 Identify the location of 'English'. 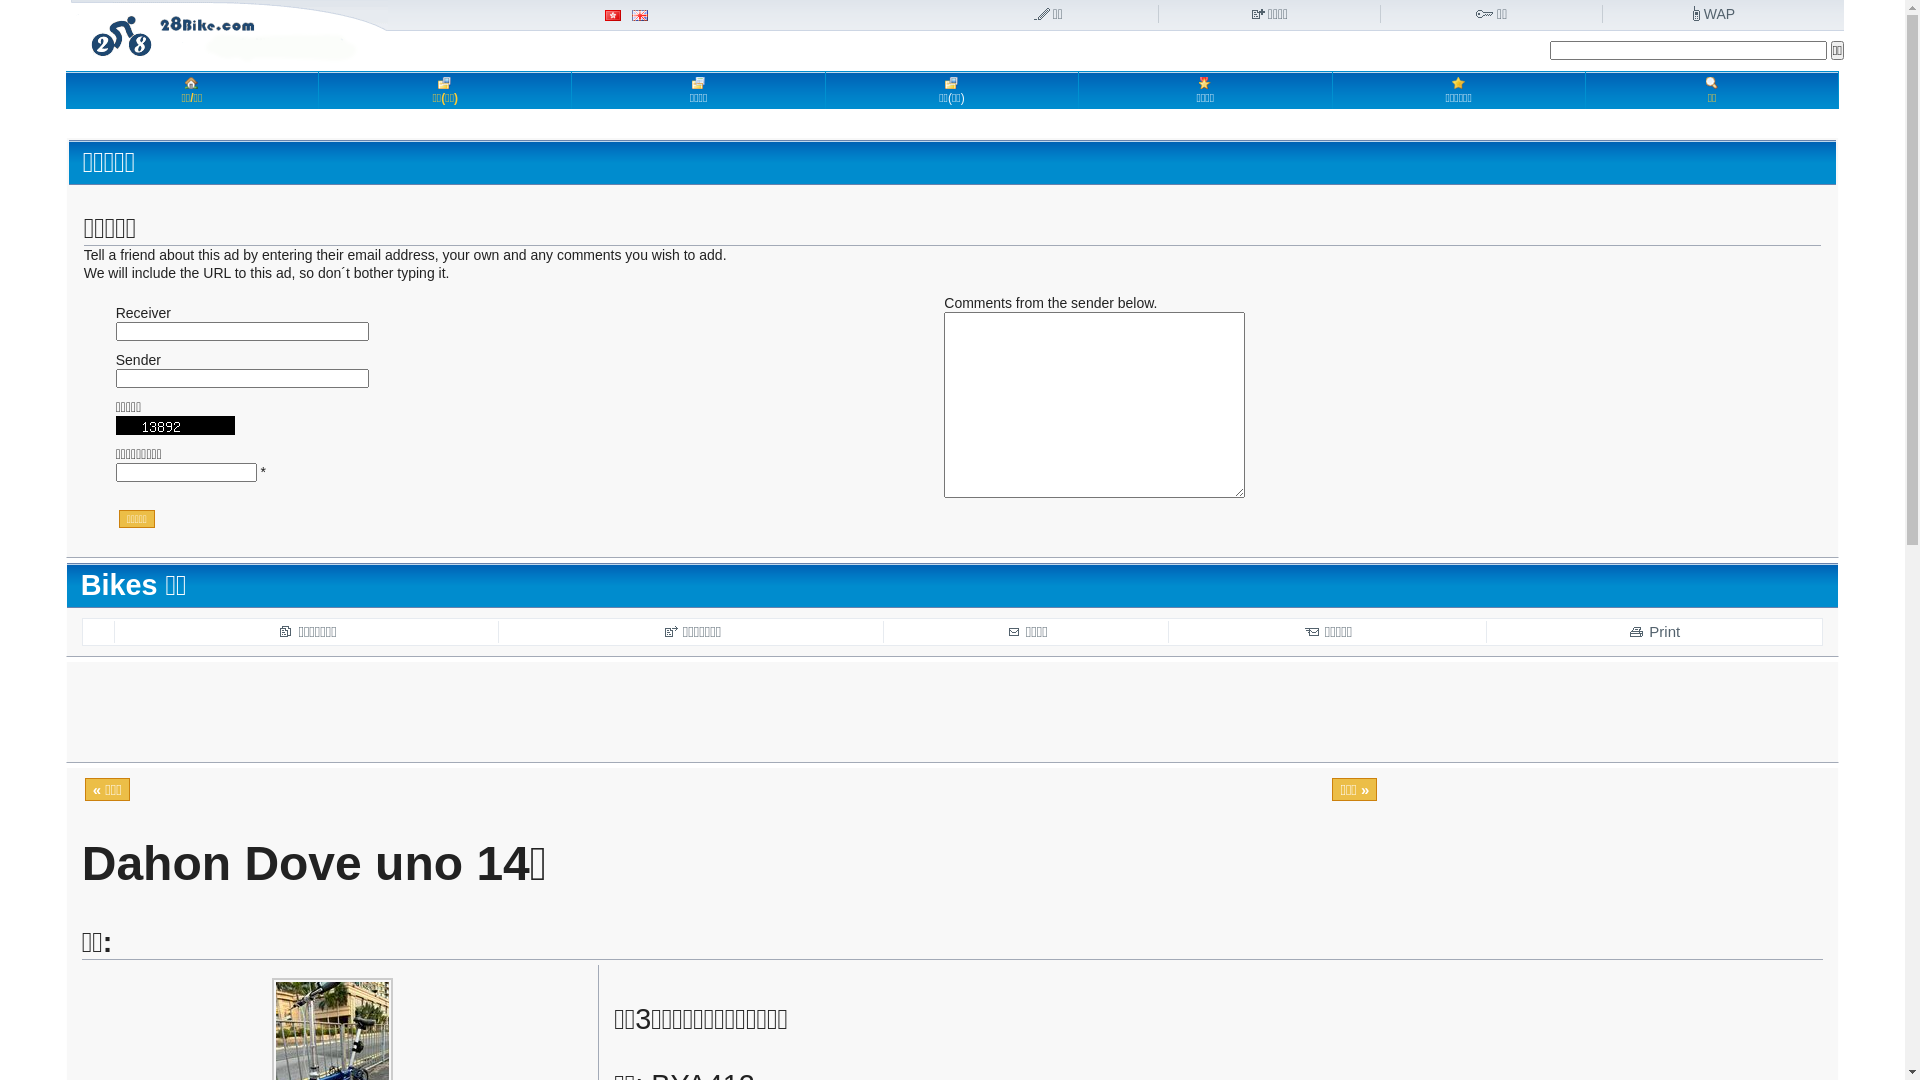
(638, 15).